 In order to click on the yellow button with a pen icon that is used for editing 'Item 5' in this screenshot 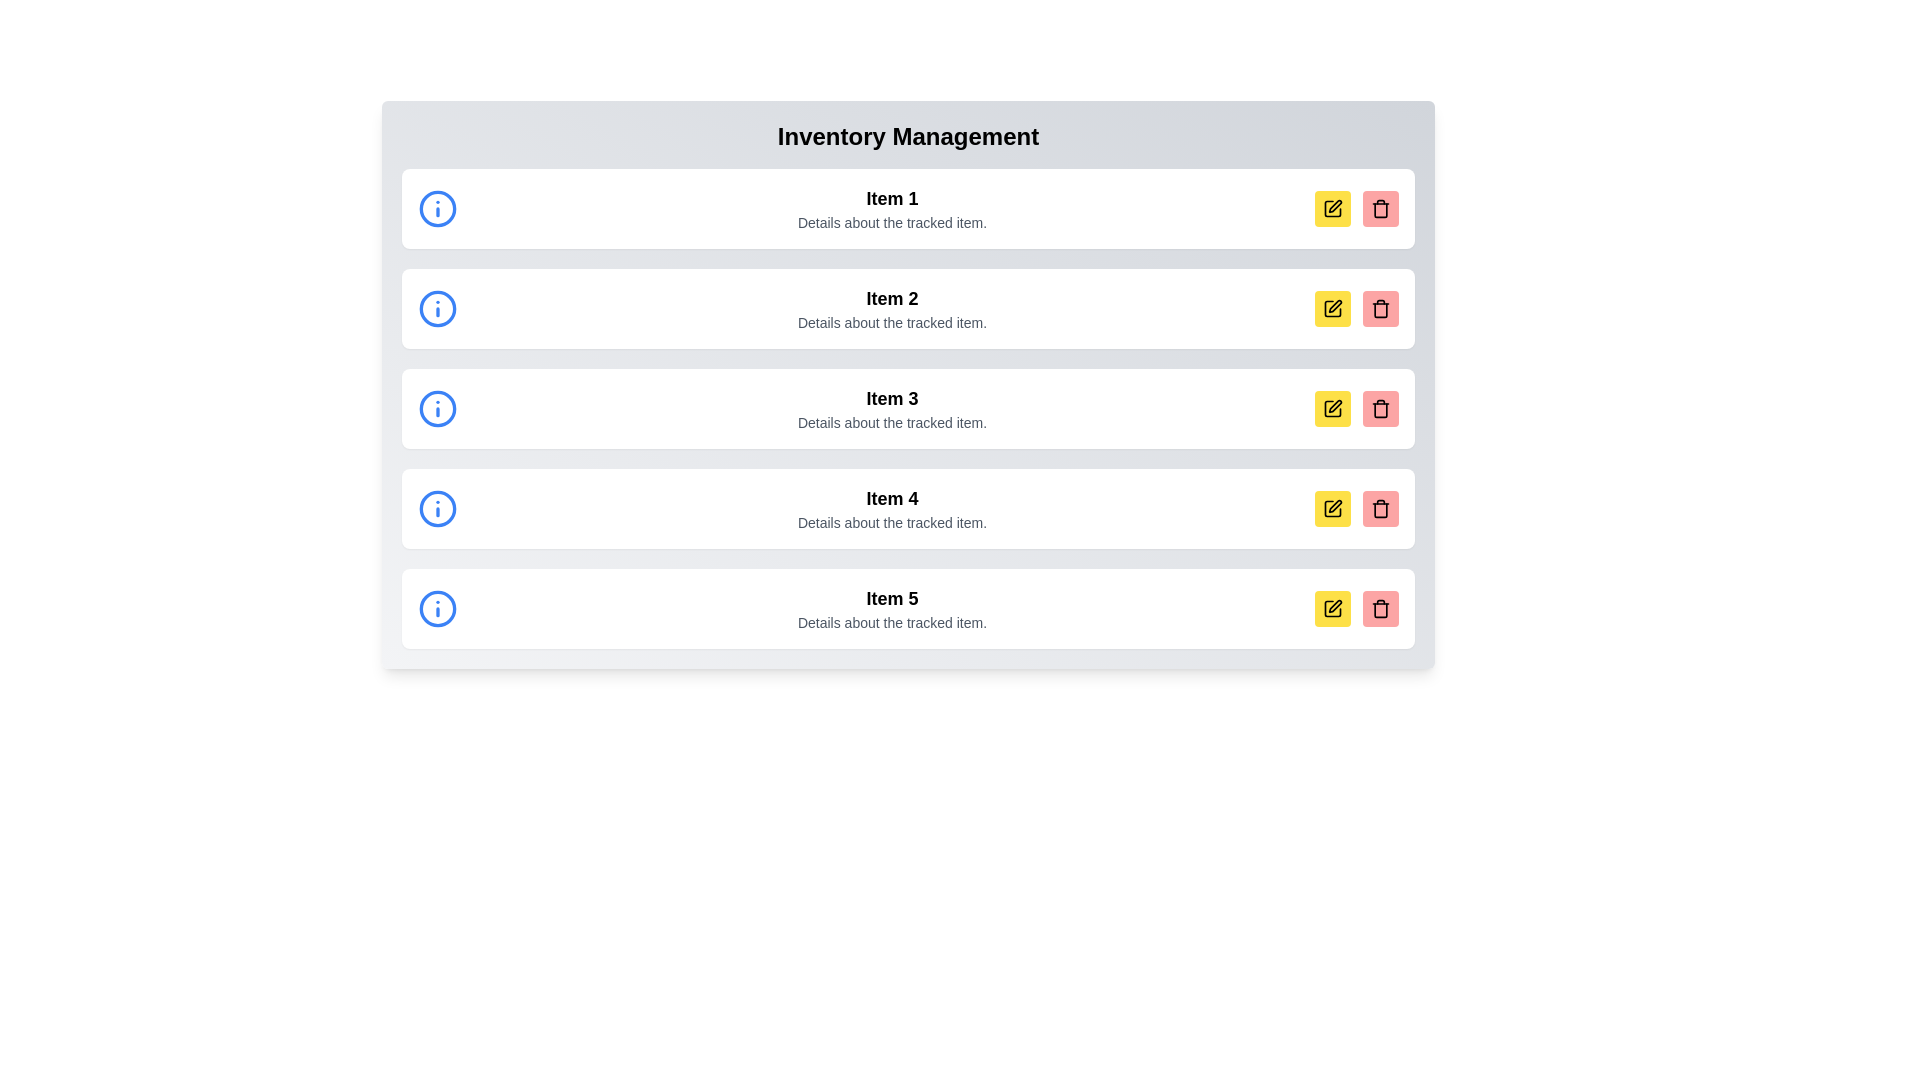, I will do `click(1333, 608)`.